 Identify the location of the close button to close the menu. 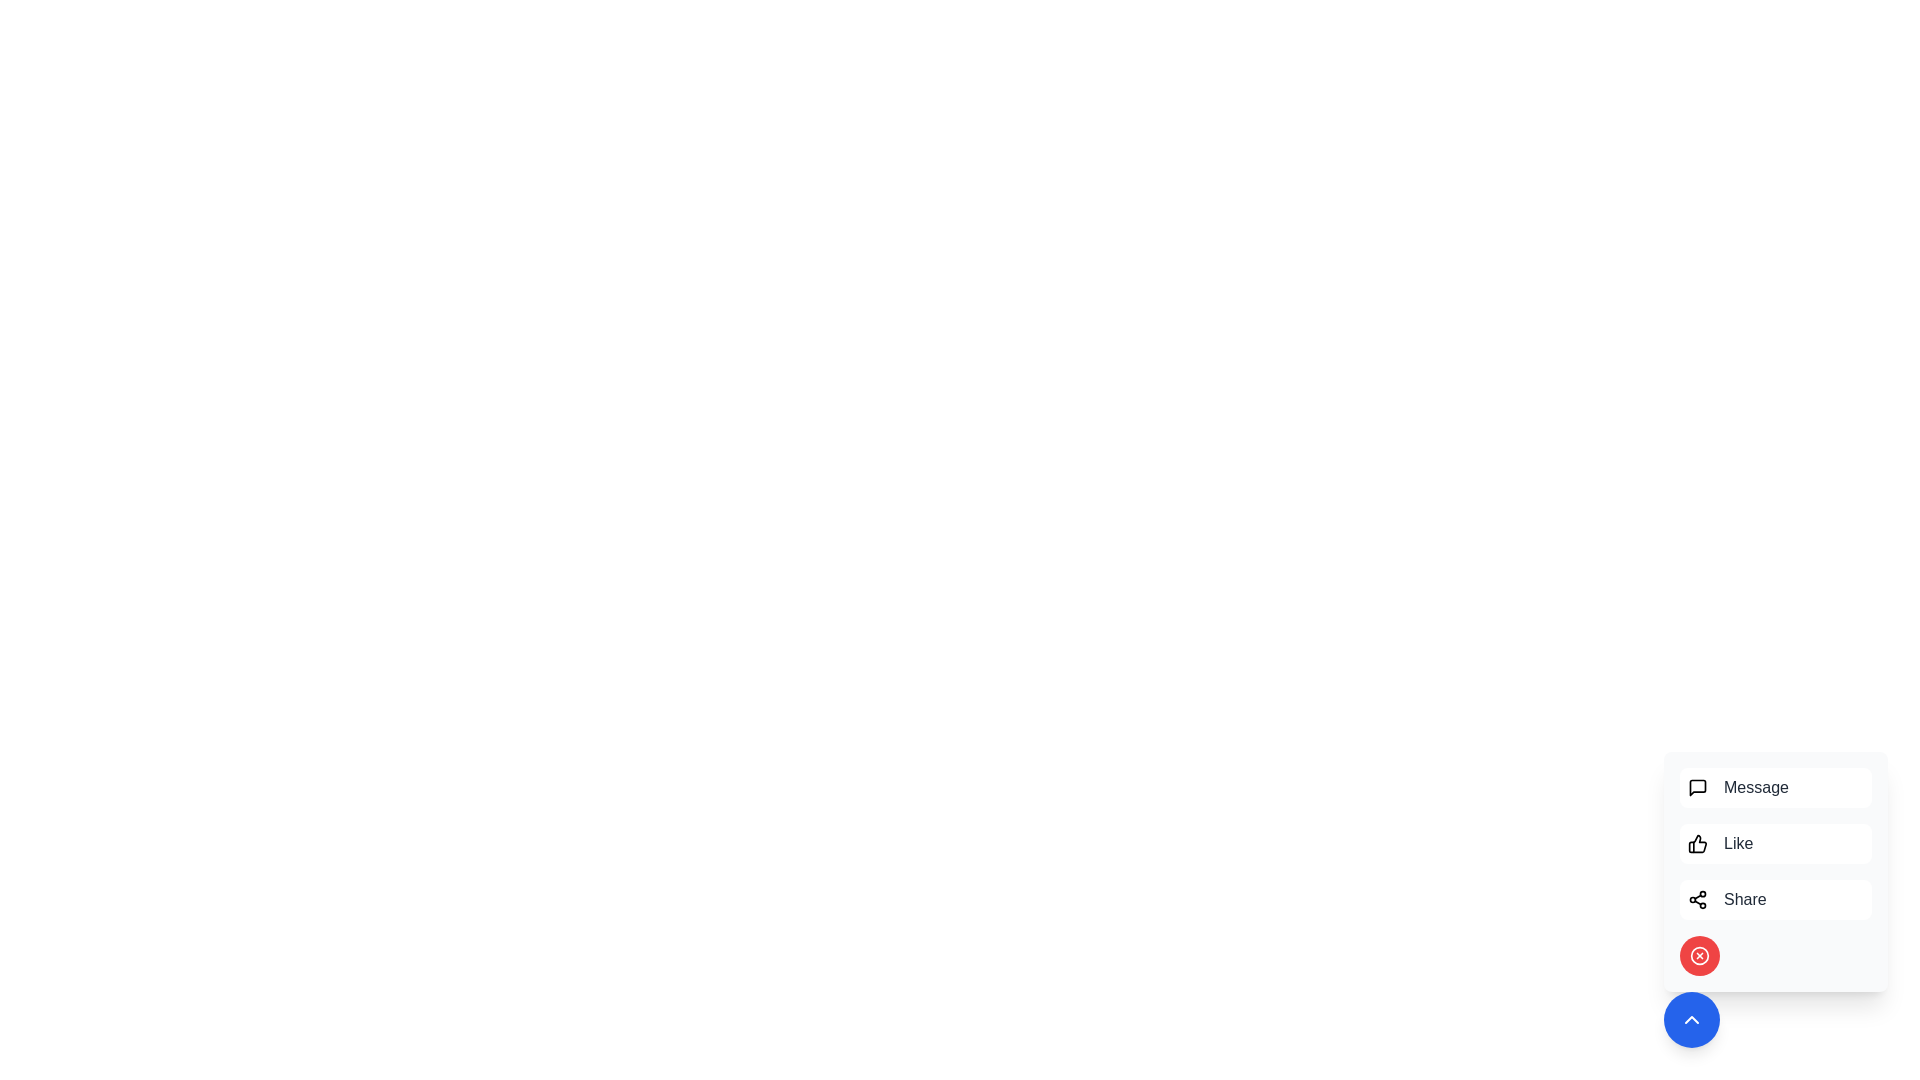
(1698, 955).